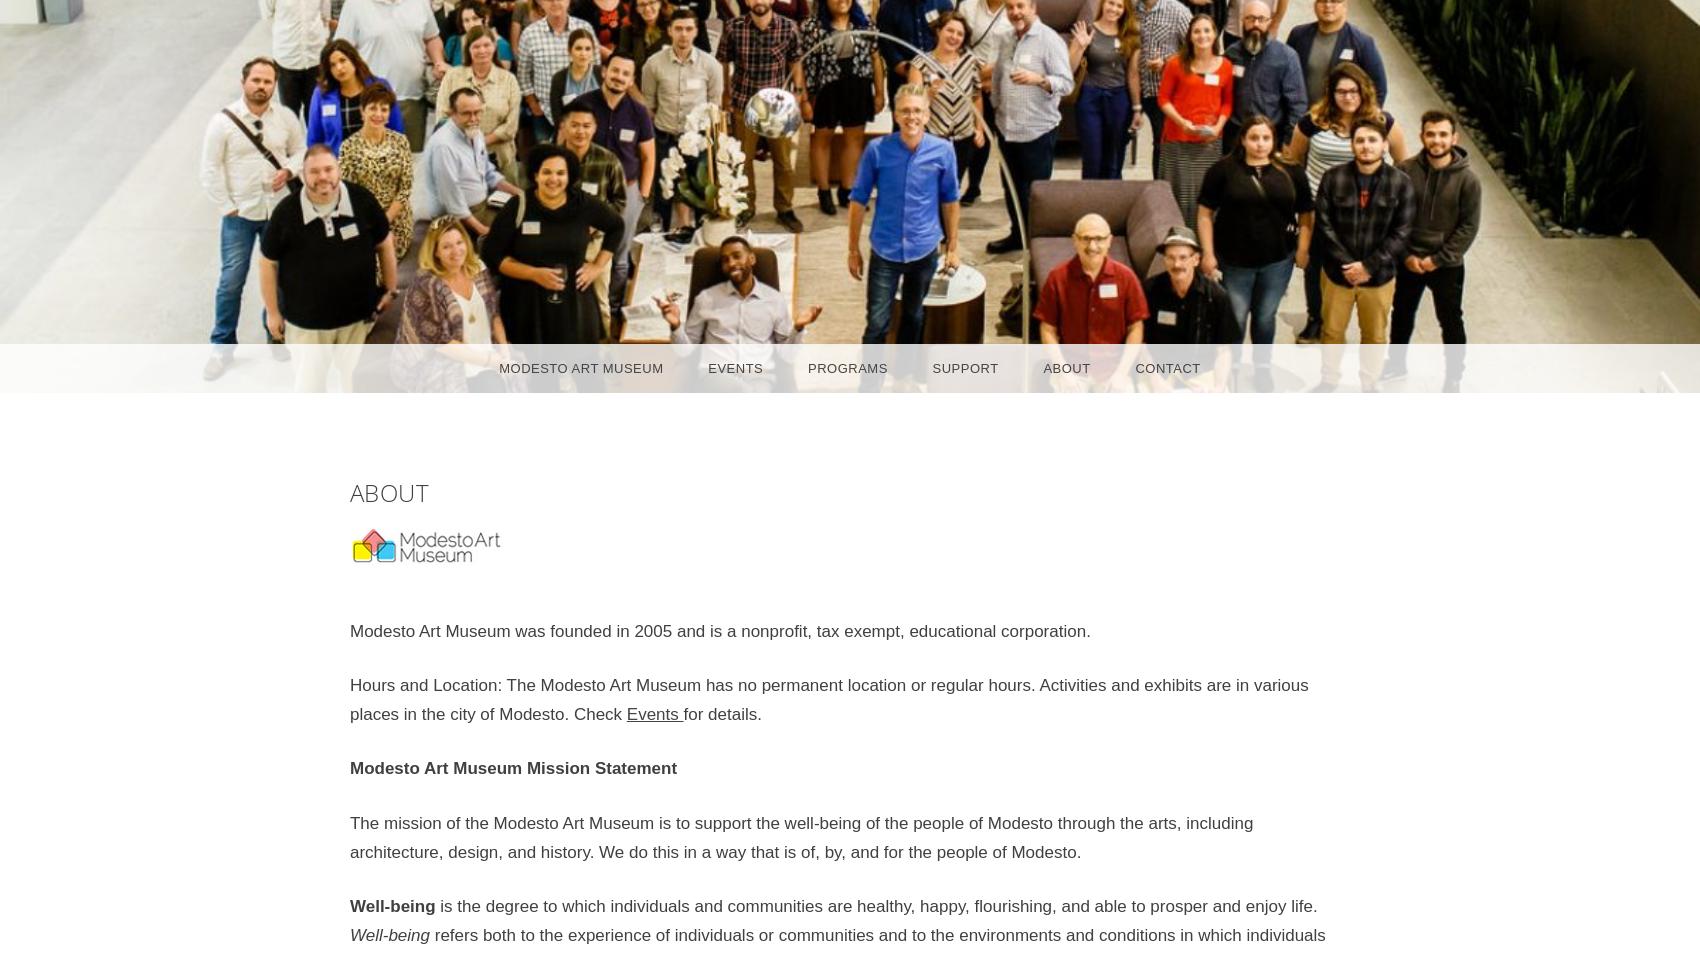 The image size is (1700, 957). I want to click on 'SUPPORT', so click(963, 368).